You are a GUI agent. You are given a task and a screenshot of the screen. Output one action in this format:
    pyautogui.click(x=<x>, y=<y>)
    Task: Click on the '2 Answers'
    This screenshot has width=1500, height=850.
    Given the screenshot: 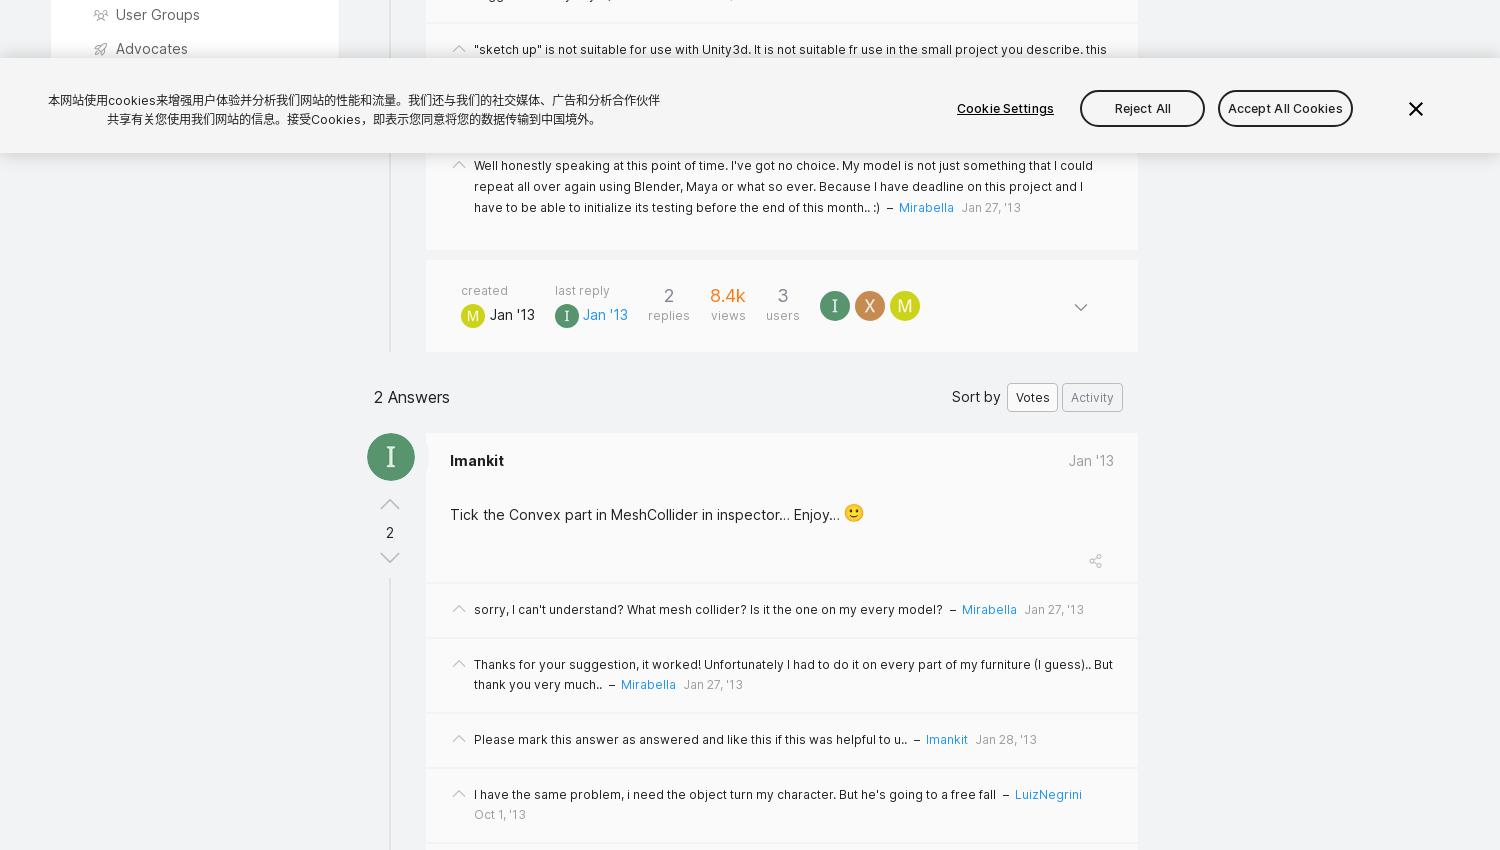 What is the action you would take?
    pyautogui.click(x=412, y=397)
    